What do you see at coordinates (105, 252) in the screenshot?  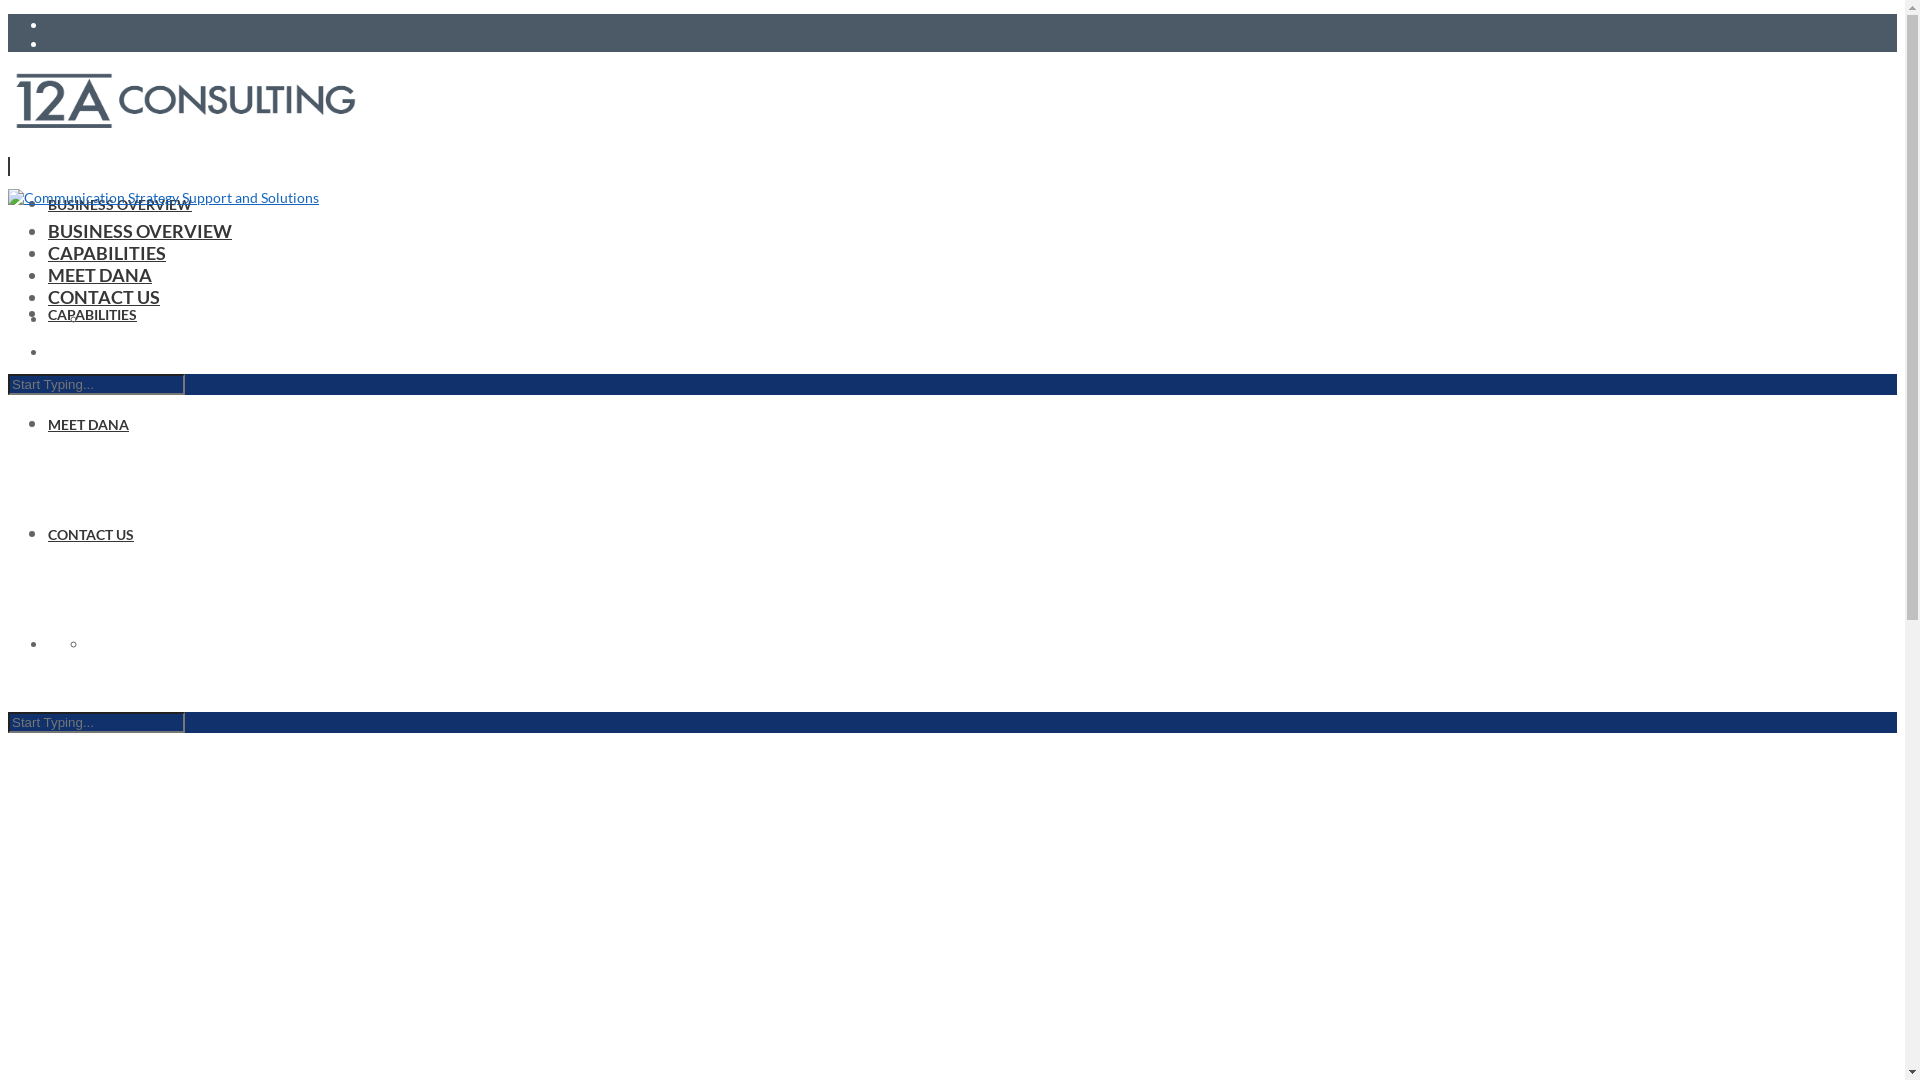 I see `'CAPABILITIES'` at bounding box center [105, 252].